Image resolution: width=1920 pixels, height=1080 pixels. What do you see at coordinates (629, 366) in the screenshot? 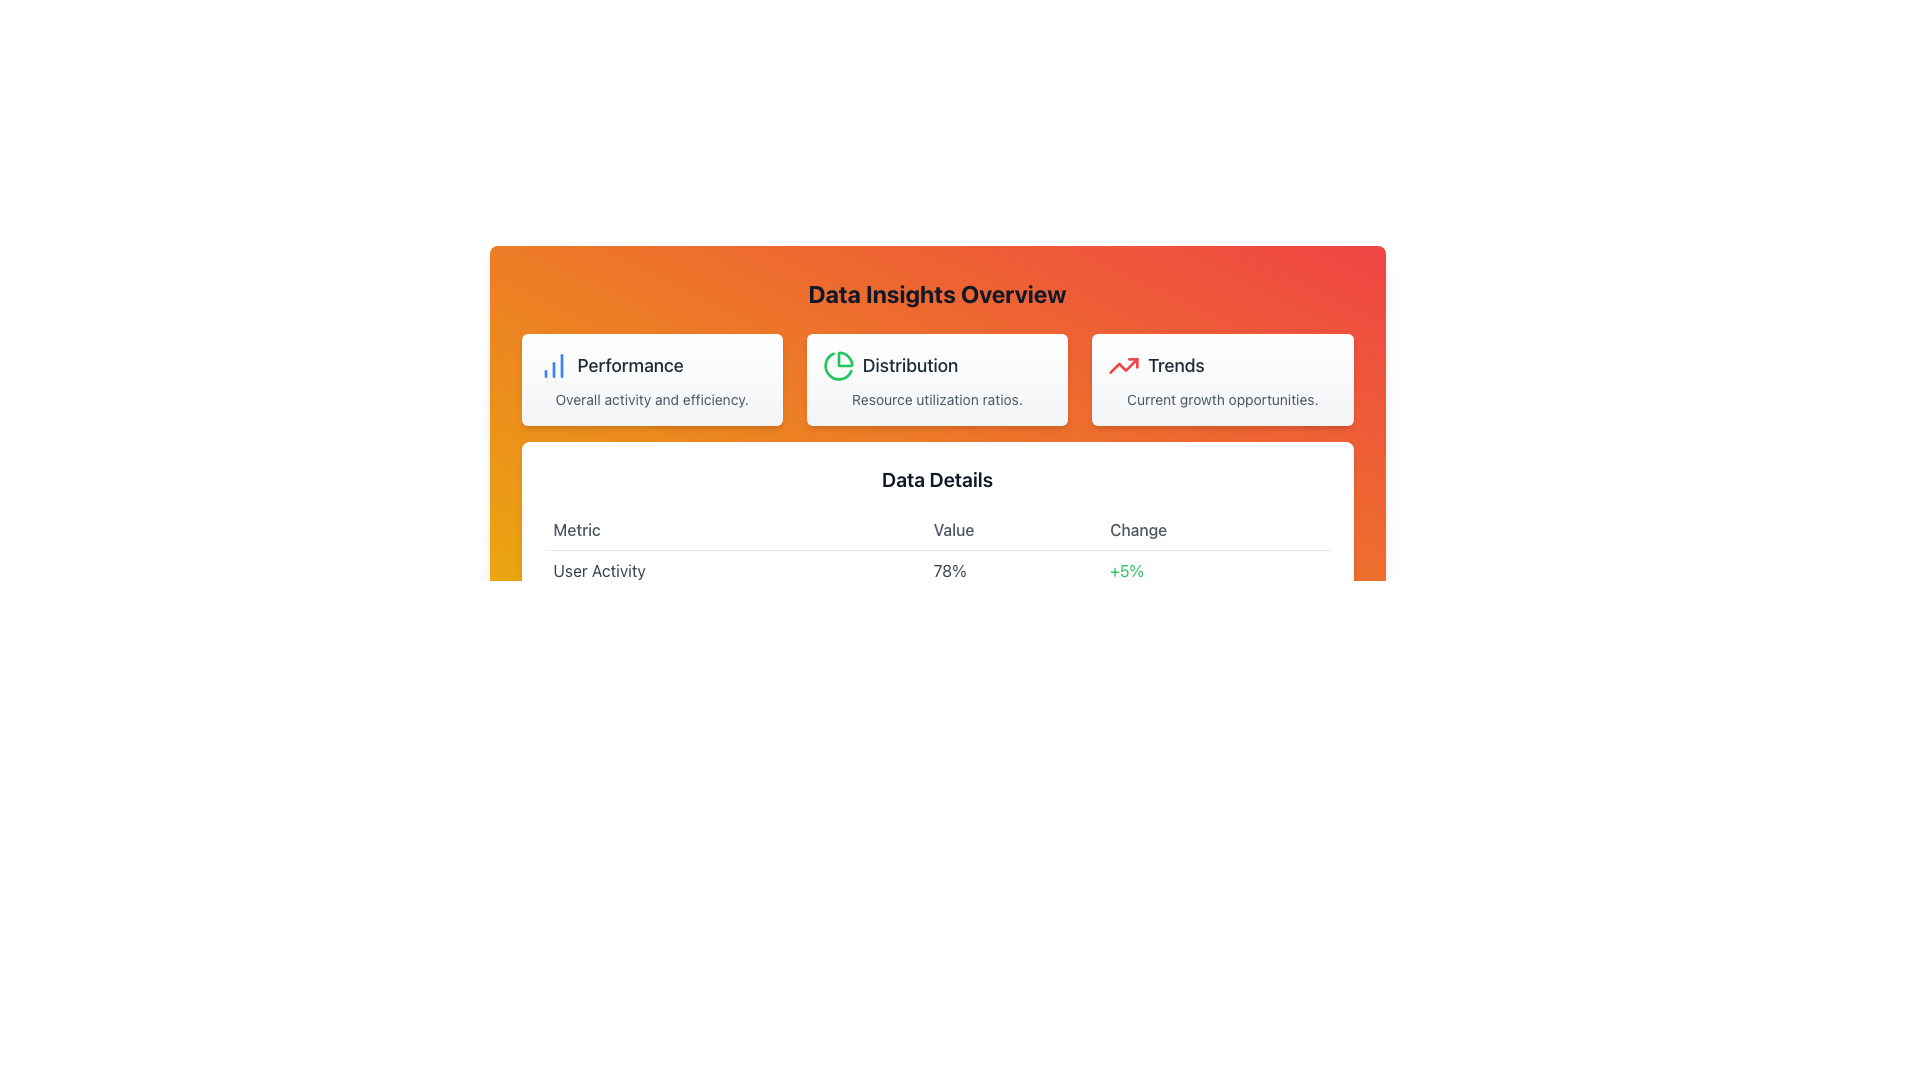
I see `the label located in the top-left card under the 'Data Insights Overview' heading for additional actions` at bounding box center [629, 366].